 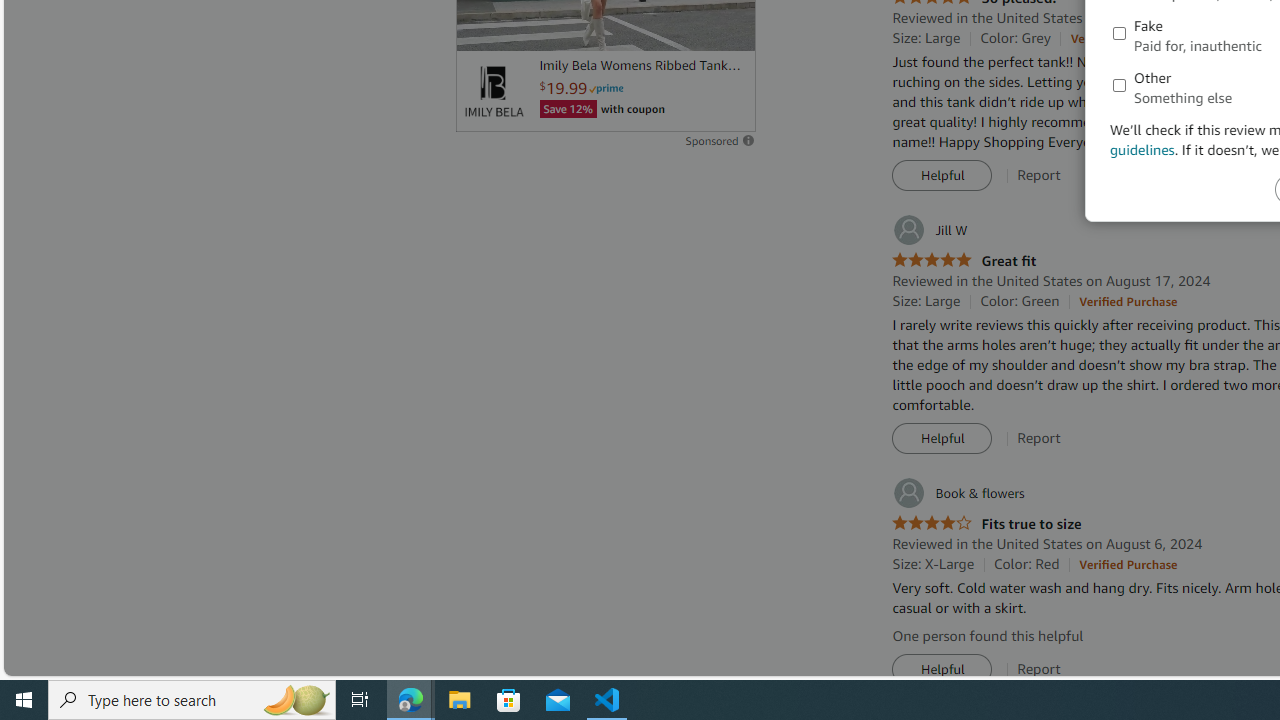 What do you see at coordinates (928, 229) in the screenshot?
I see `'Jill W'` at bounding box center [928, 229].